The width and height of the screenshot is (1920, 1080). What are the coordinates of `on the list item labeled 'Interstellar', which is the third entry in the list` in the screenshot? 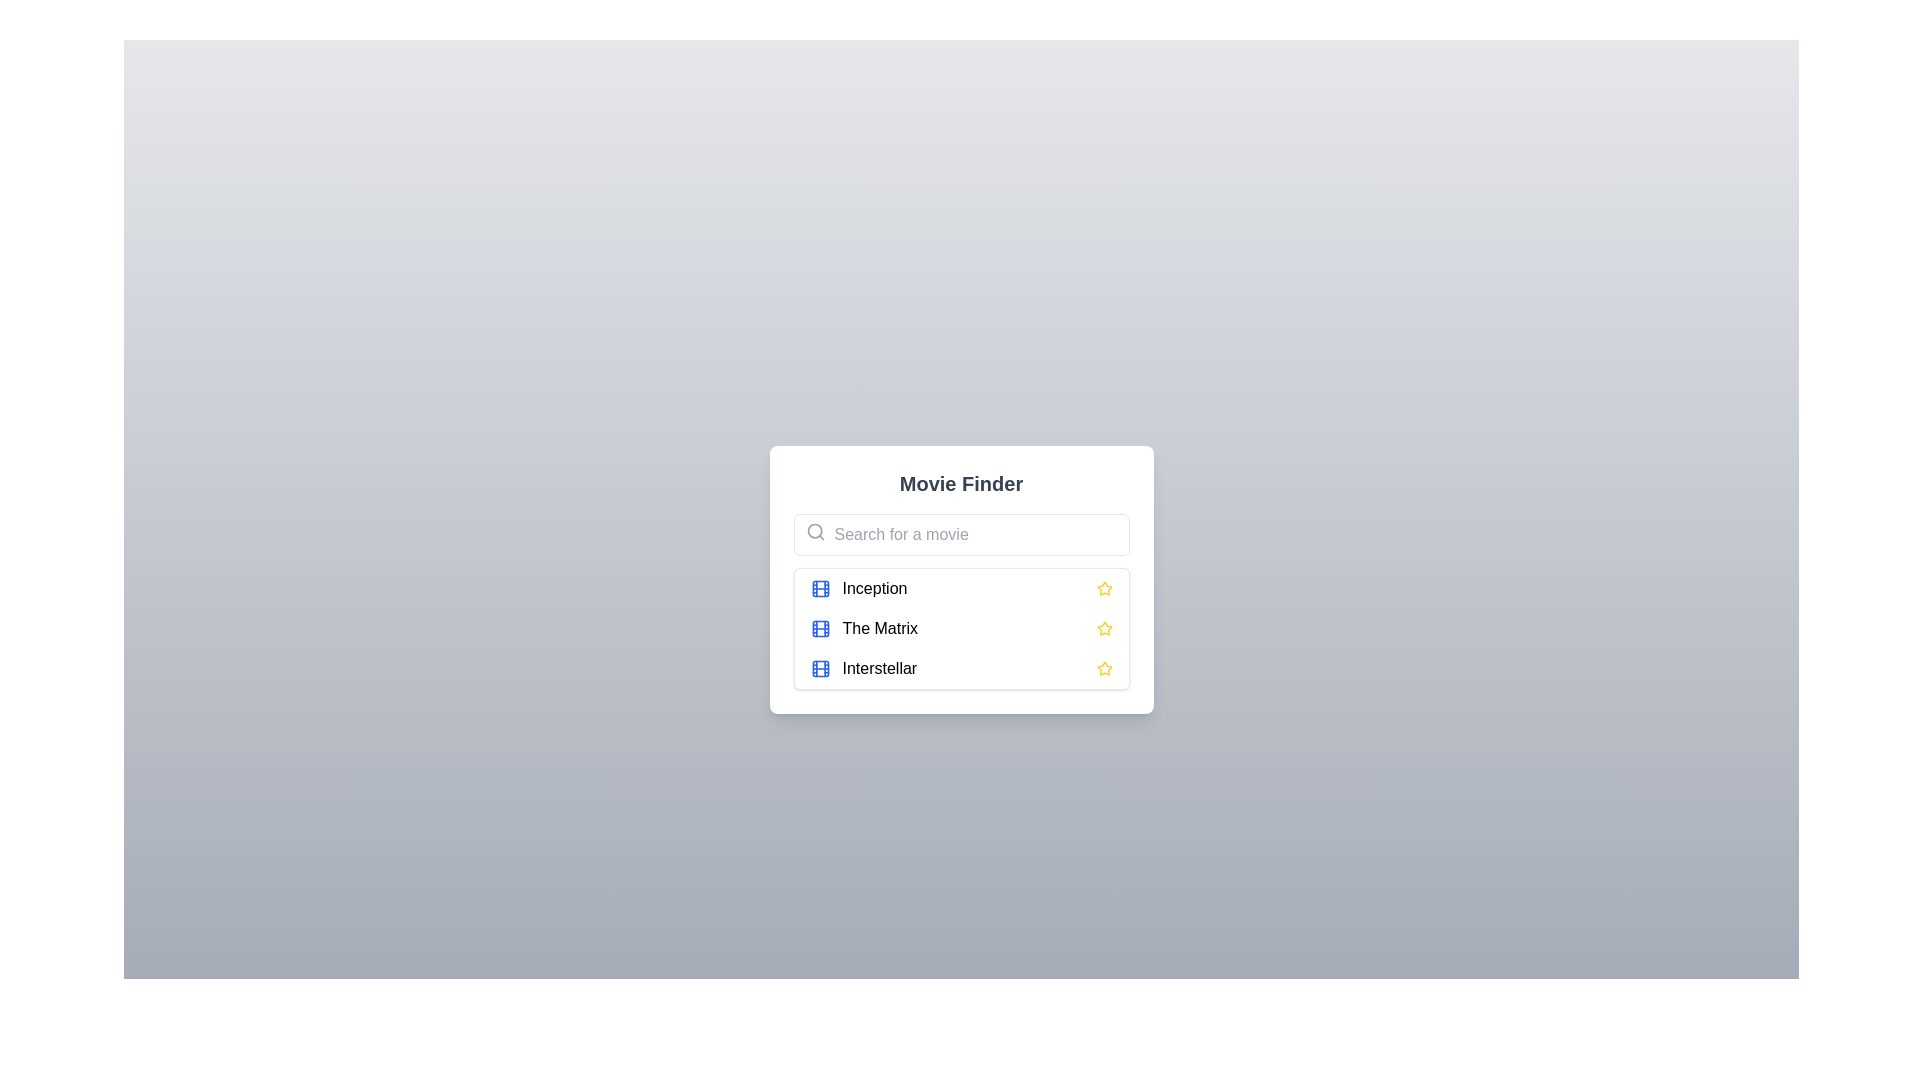 It's located at (961, 668).